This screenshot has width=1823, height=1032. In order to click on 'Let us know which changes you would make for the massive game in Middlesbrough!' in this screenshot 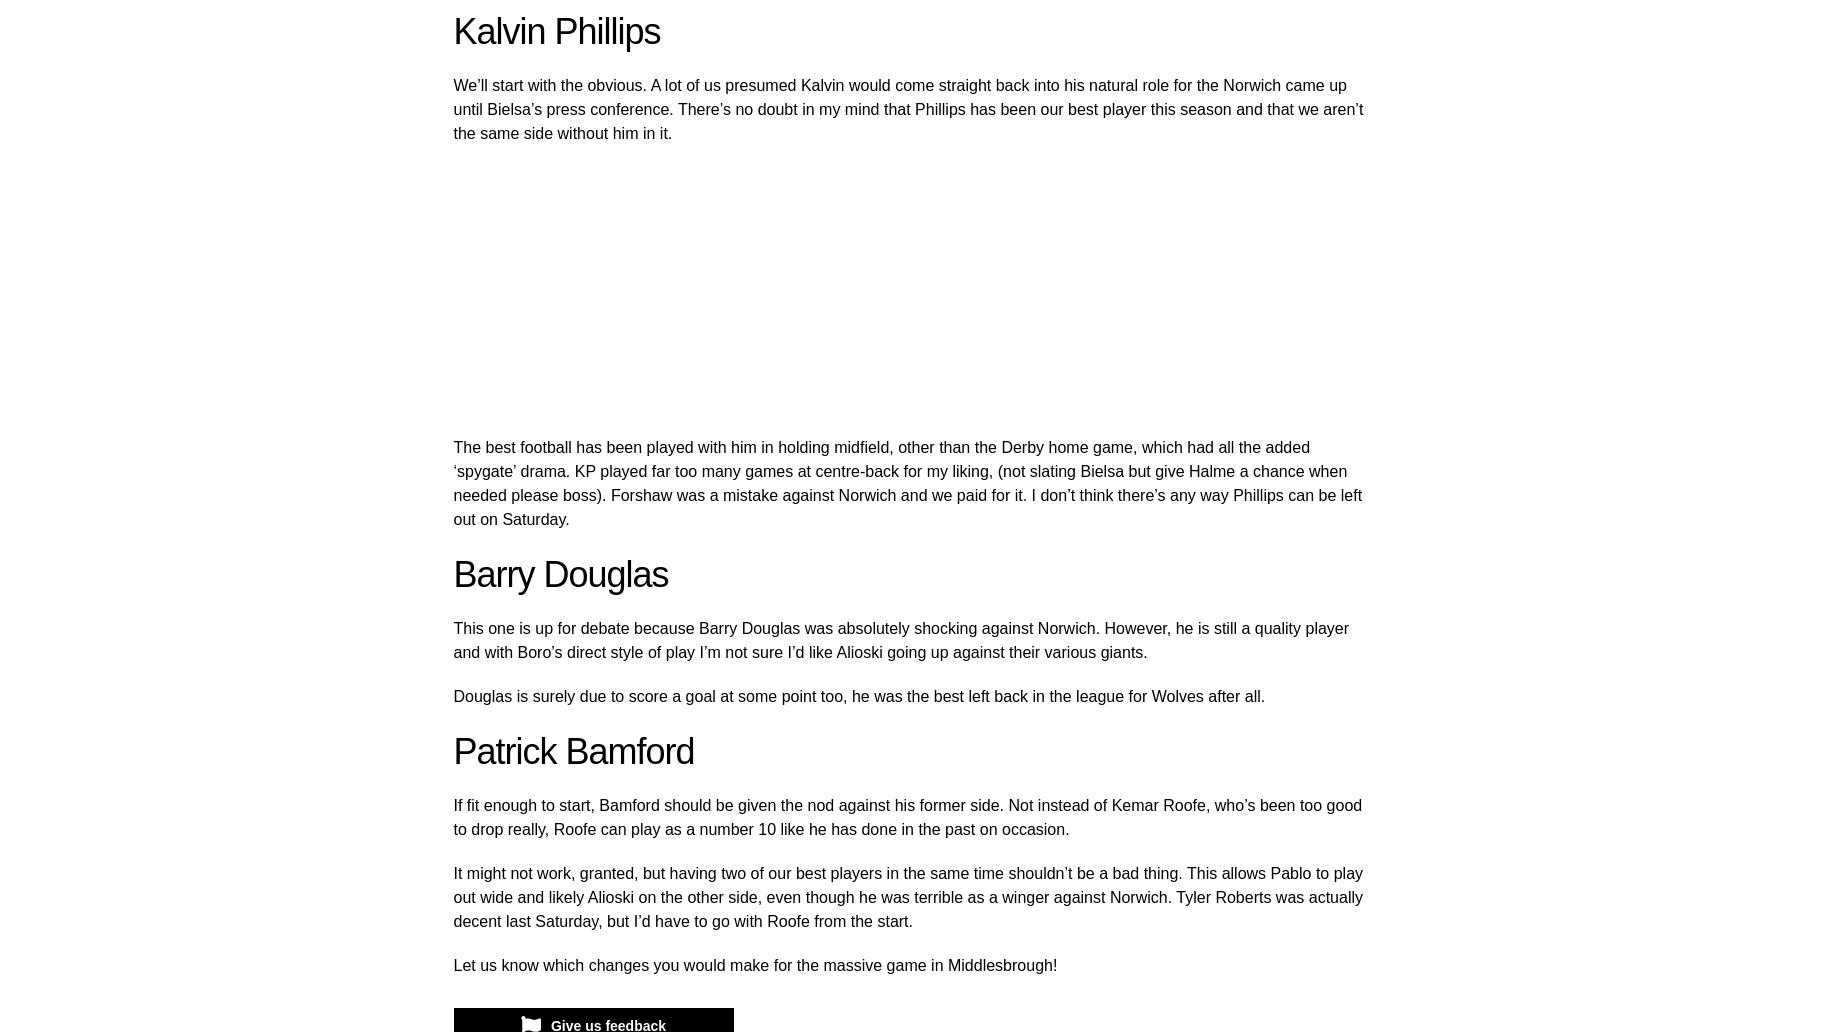, I will do `click(754, 964)`.